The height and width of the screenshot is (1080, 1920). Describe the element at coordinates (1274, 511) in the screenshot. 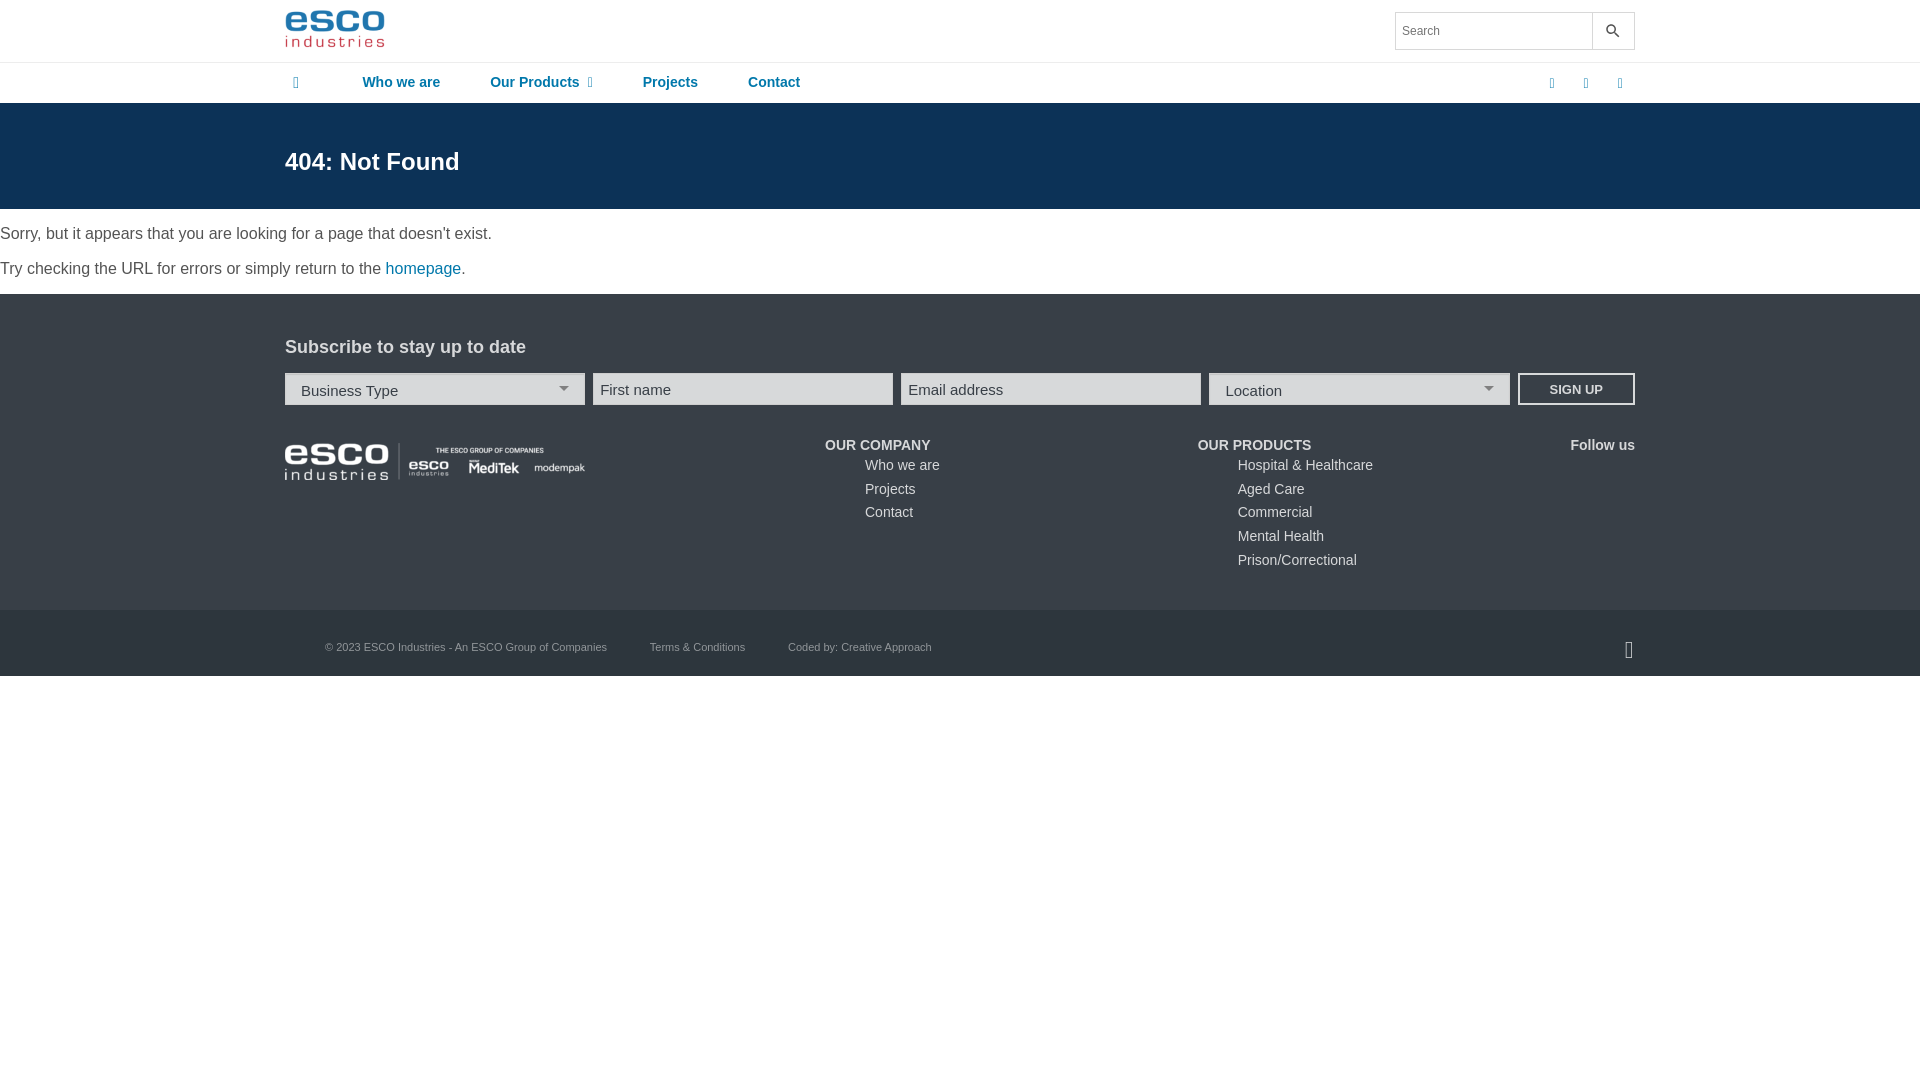

I see `'Commercial'` at that location.